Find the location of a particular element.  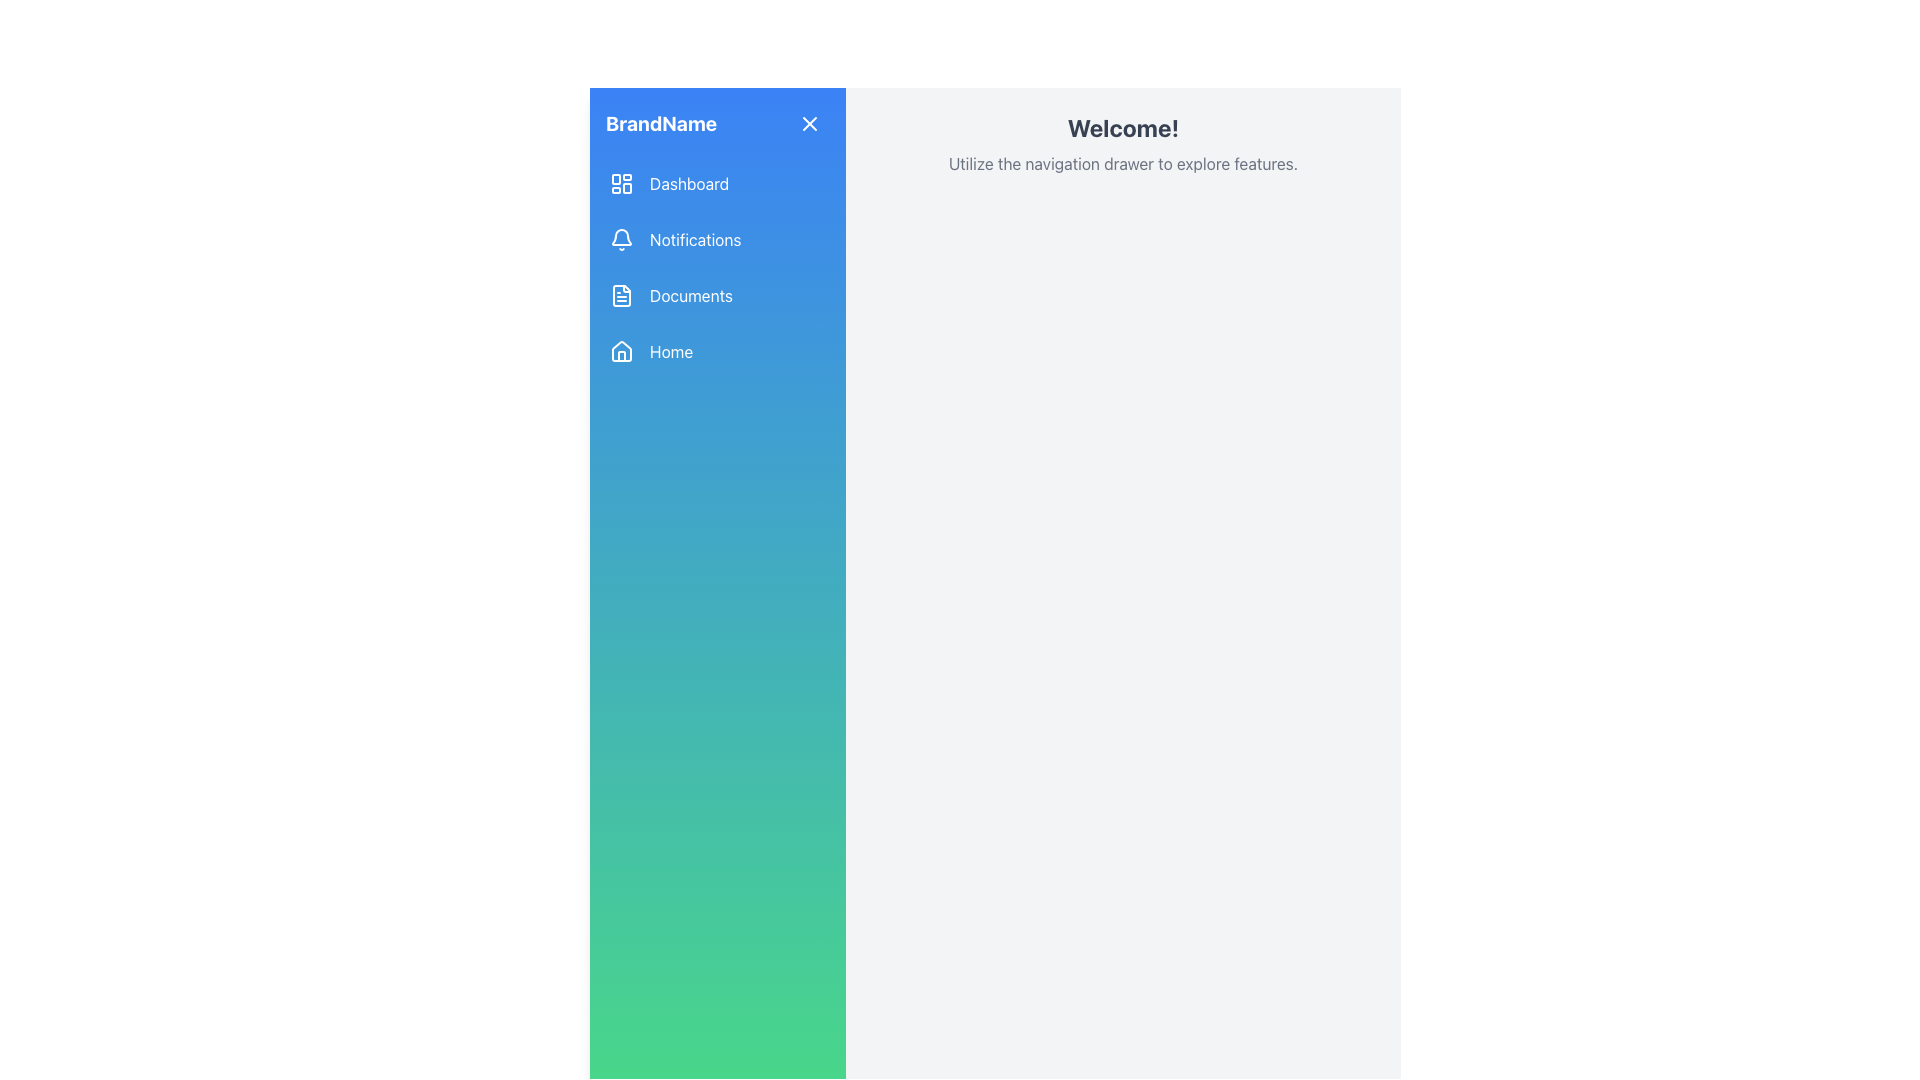

the slanted cross ('x') shape icon located in the upper-right area of the vertical navigation bar next to 'BrandName' is located at coordinates (810, 123).